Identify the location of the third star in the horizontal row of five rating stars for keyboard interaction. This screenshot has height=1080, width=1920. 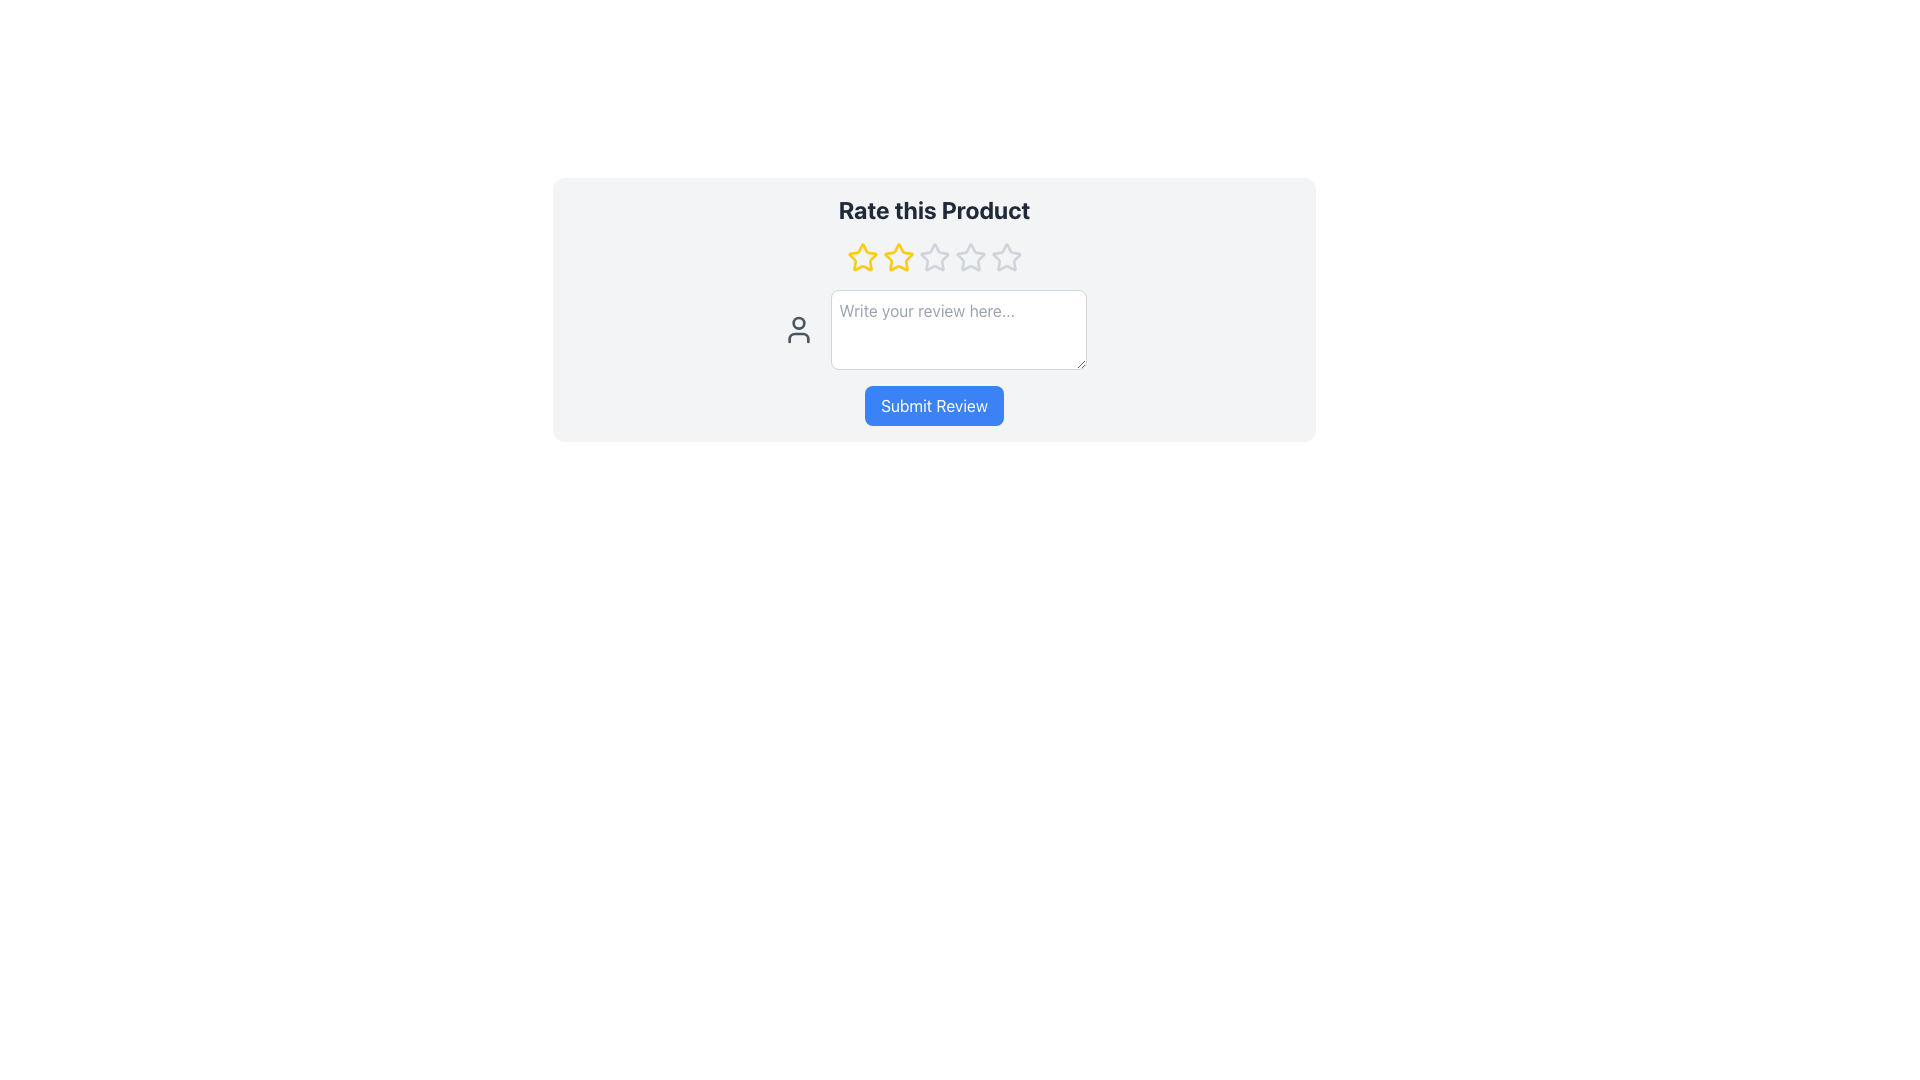
(933, 256).